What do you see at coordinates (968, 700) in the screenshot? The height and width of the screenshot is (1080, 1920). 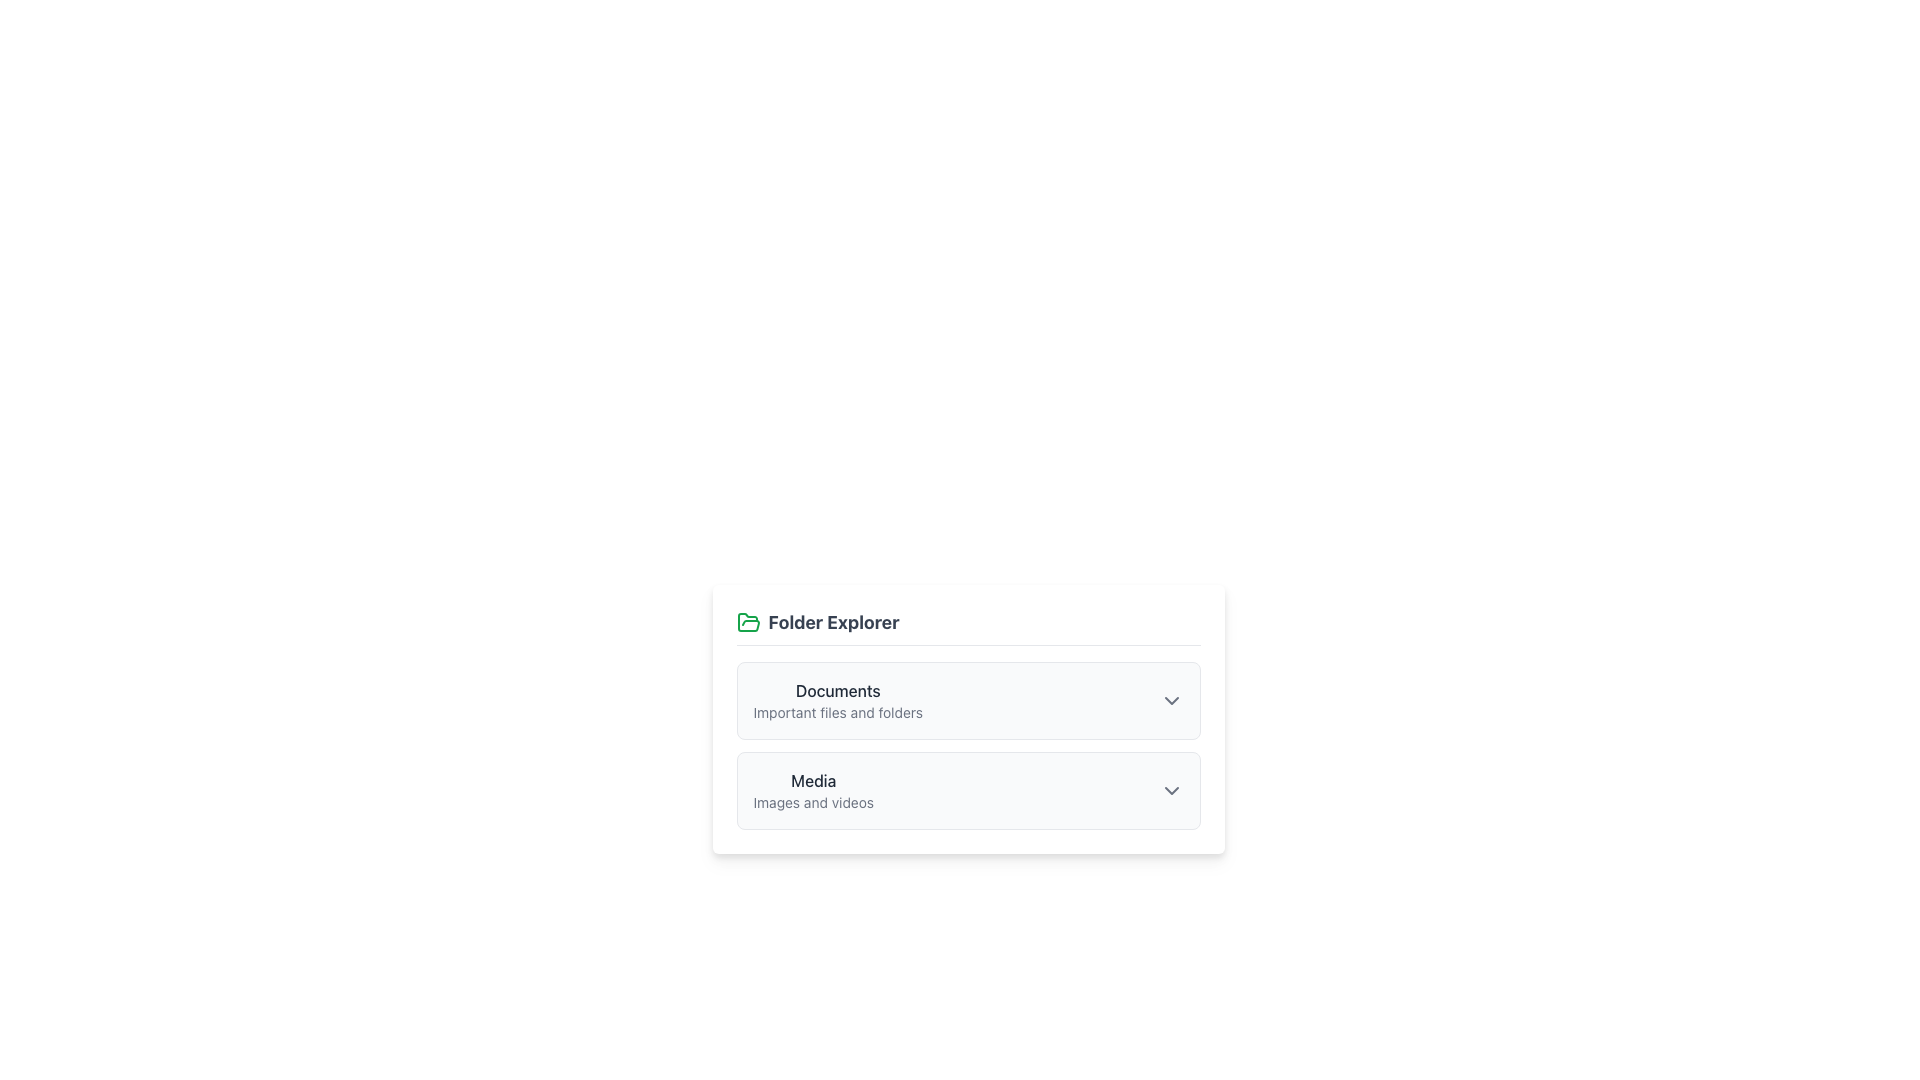 I see `the first clickable list item titled 'Documents' in the 'Folder Explorer' section` at bounding box center [968, 700].